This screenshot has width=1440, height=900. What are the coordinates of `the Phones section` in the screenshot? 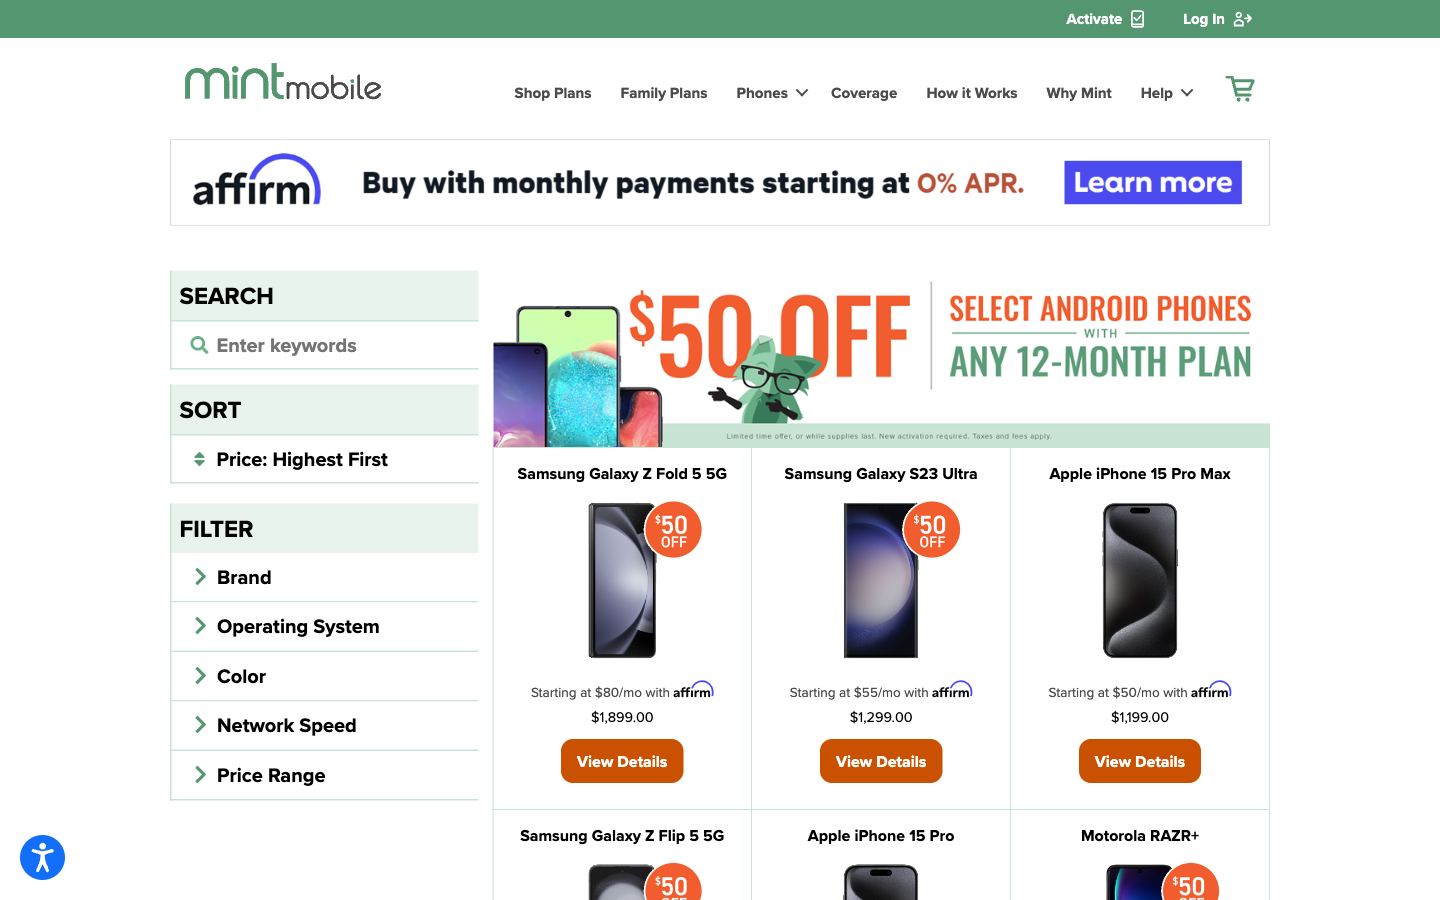 It's located at (768, 91).